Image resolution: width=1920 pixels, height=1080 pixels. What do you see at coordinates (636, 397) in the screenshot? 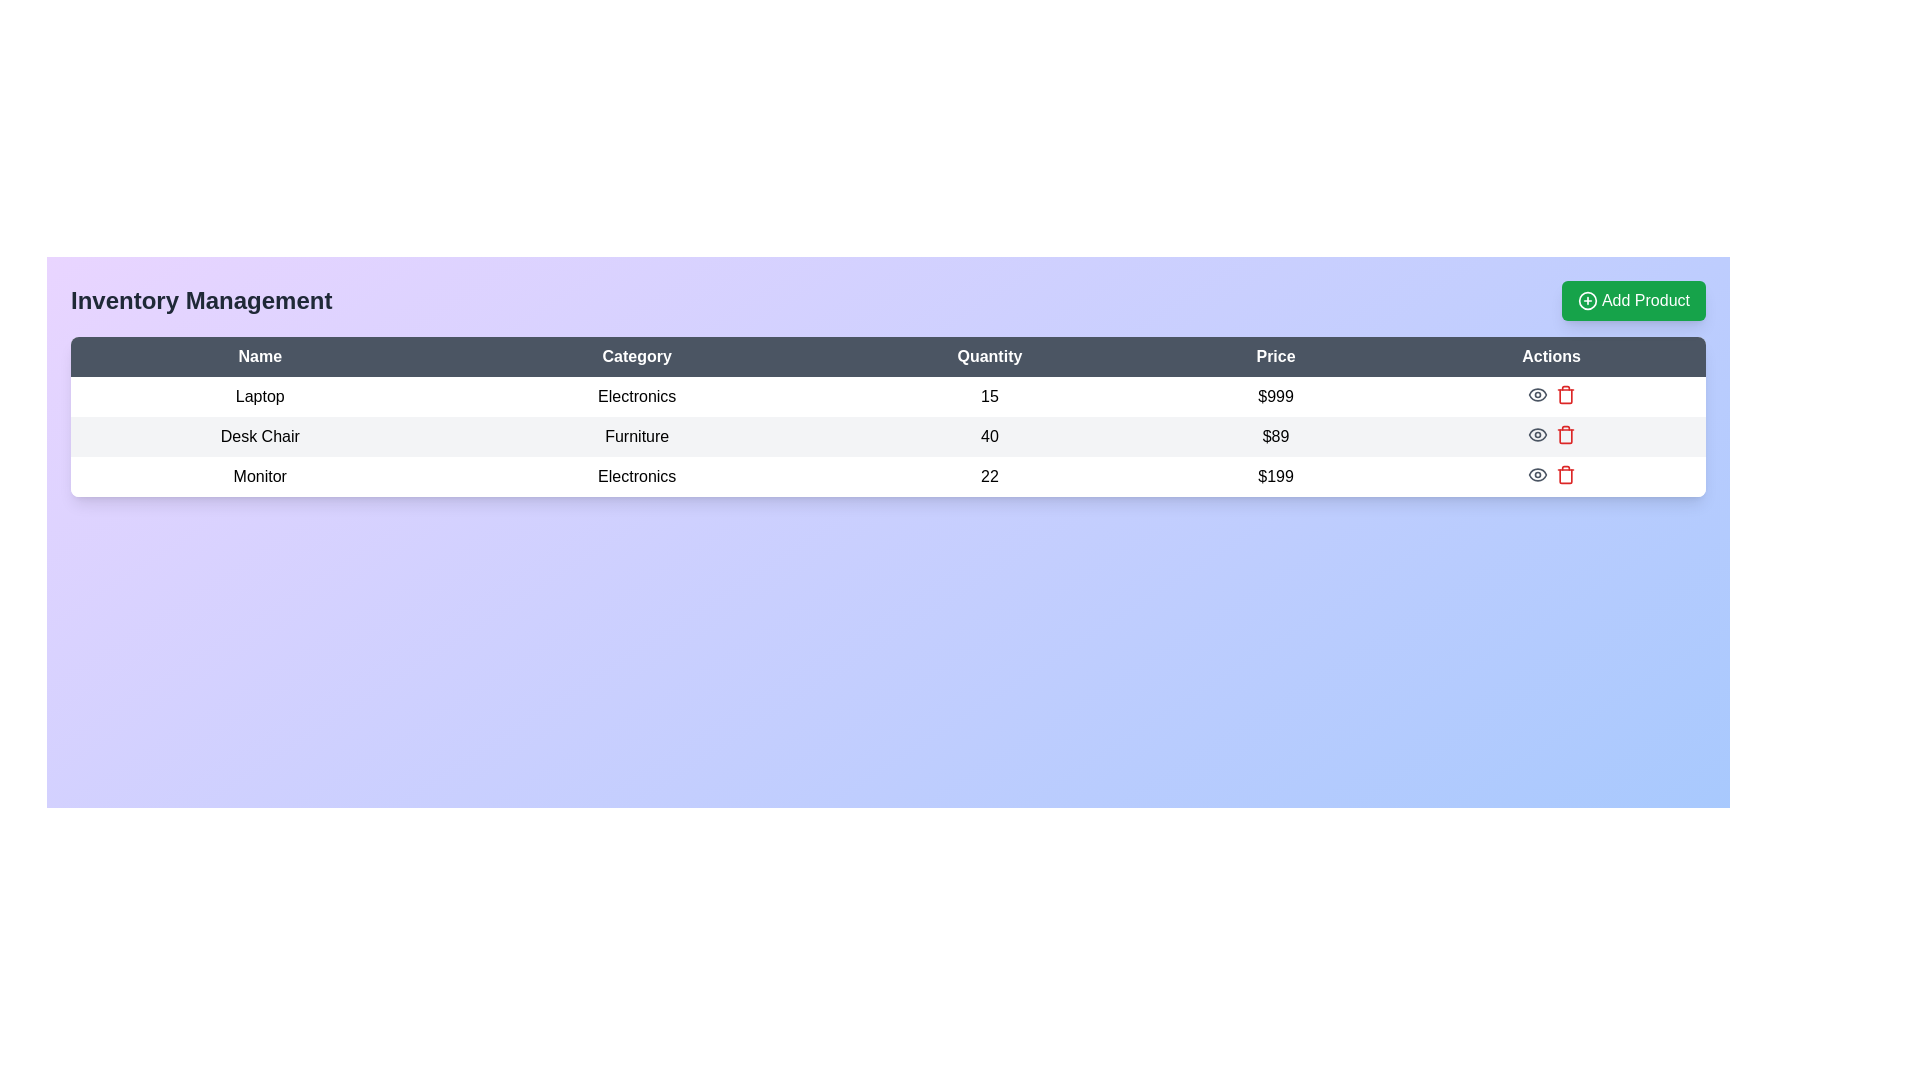
I see `the 'Electronics' text label, which is displayed in bold and centrally aligned within its cell, located in the second cell under the 'Category' column of the 'Laptop' row` at bounding box center [636, 397].